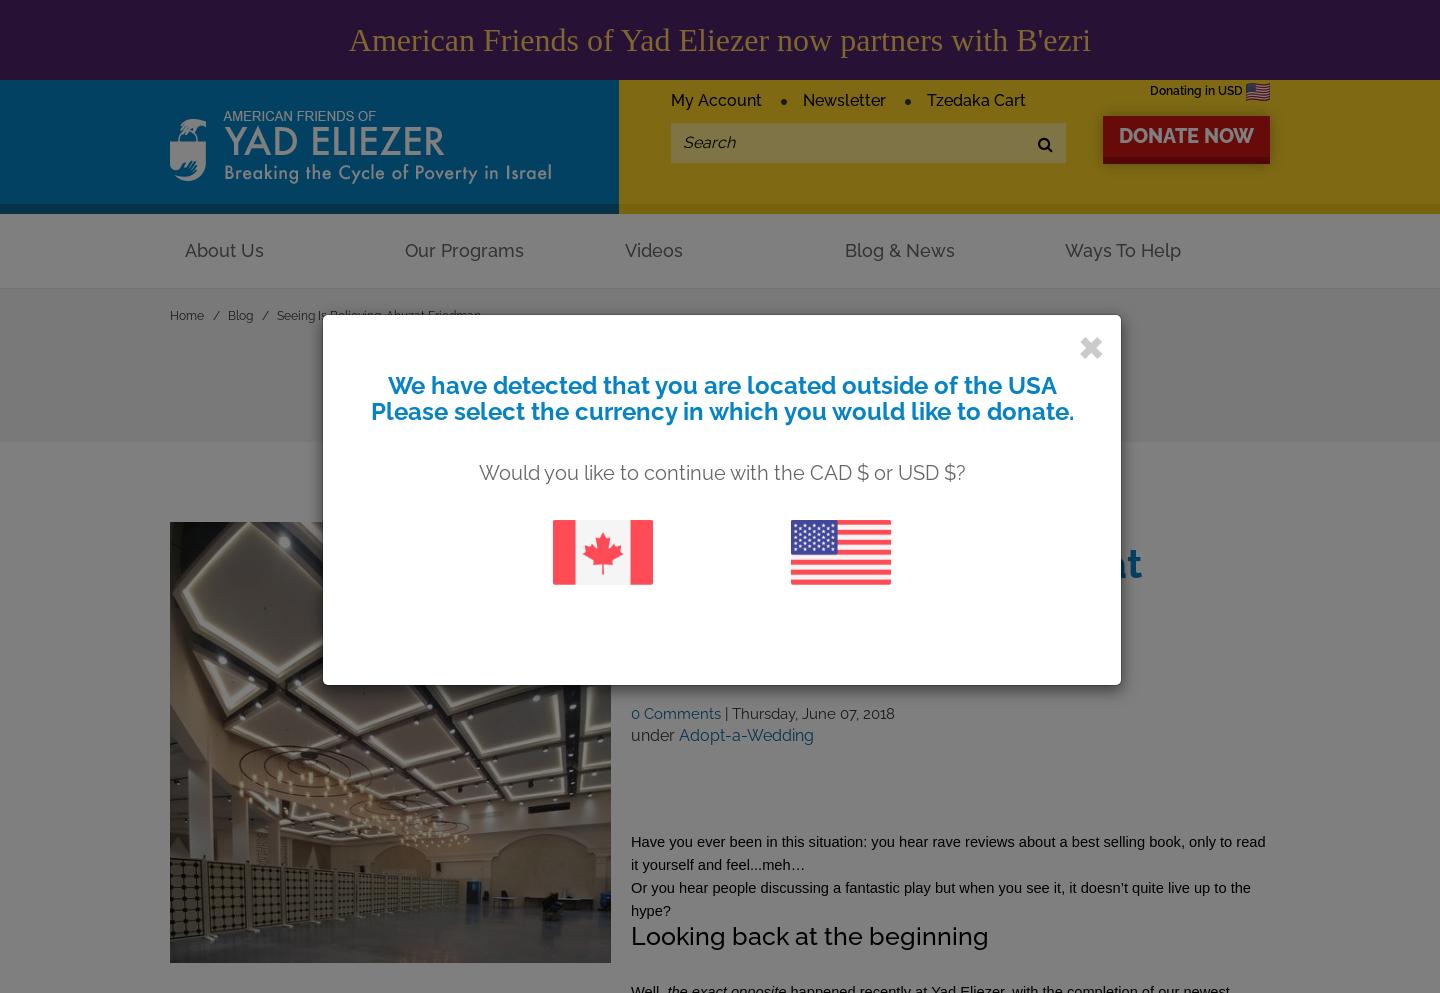 This screenshot has width=1440, height=993. I want to click on 'USD $', so click(926, 470).